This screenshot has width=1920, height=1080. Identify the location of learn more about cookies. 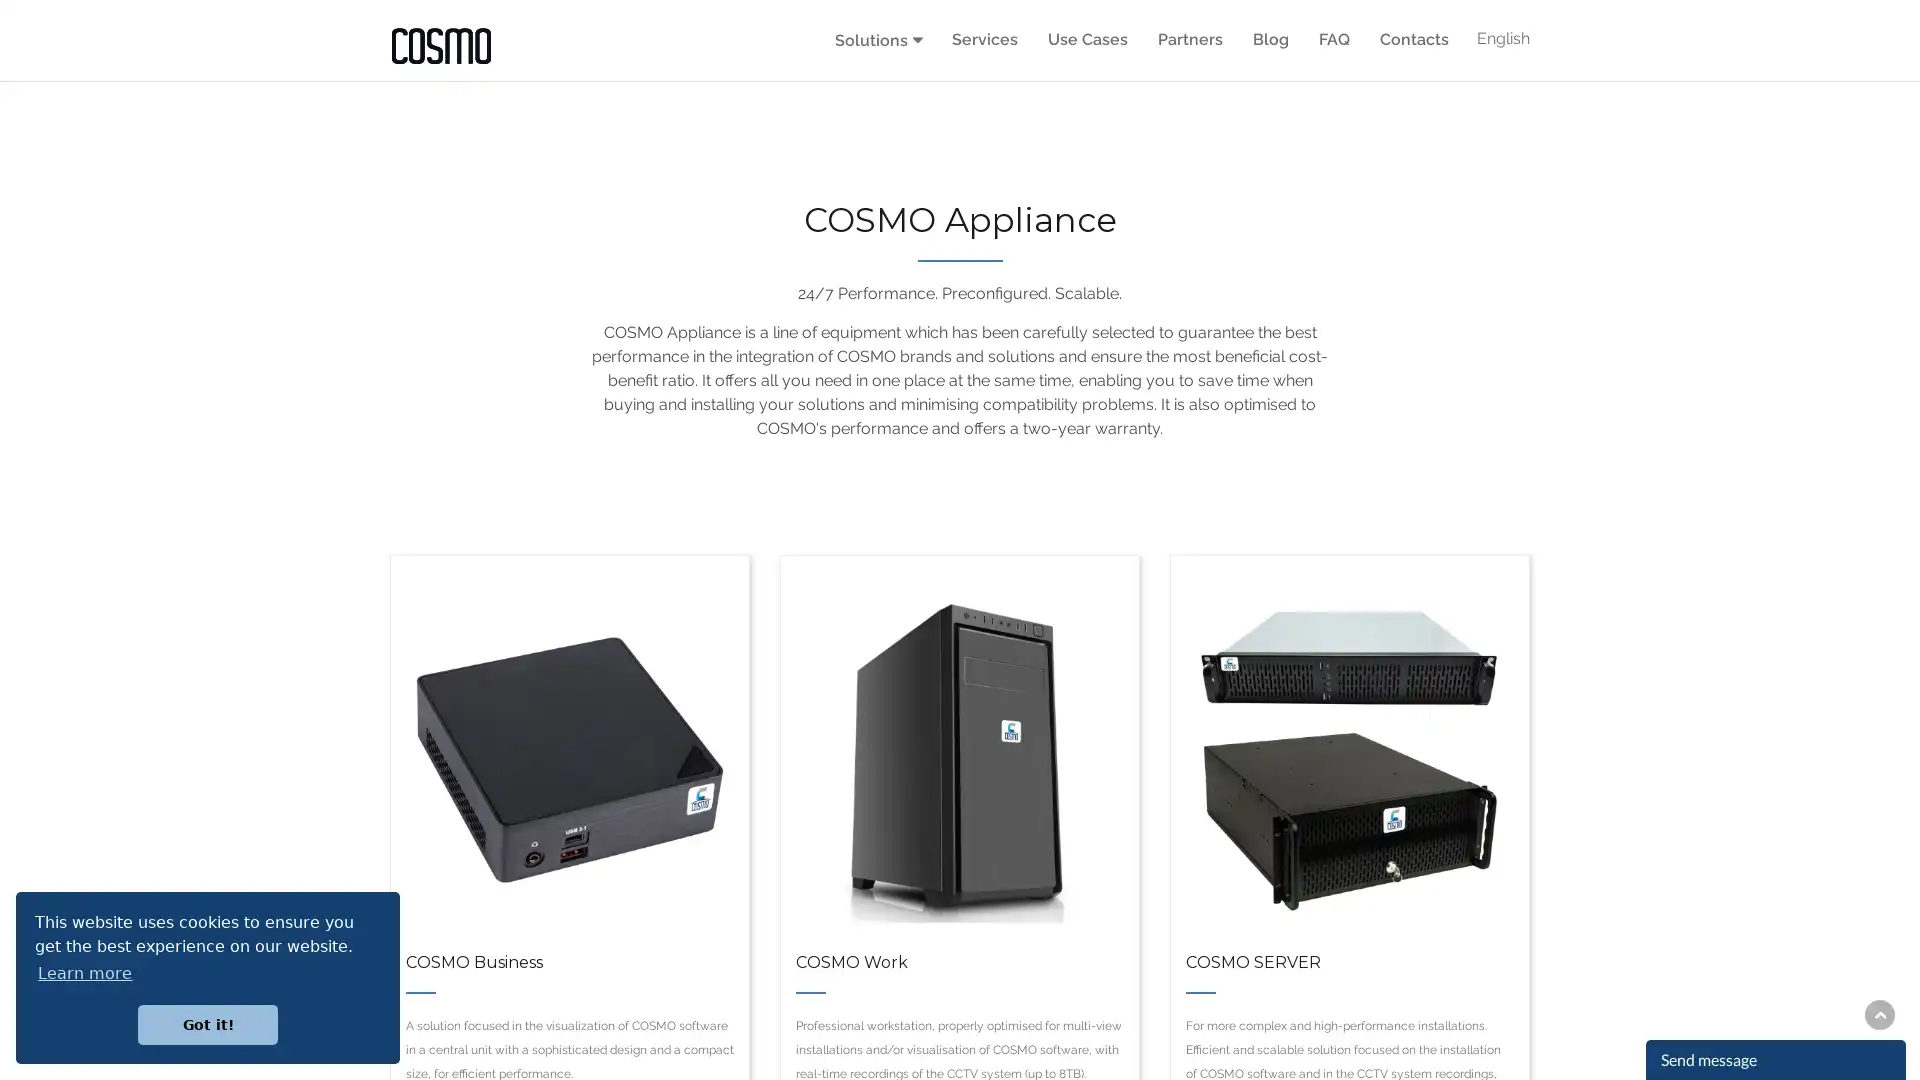
(84, 972).